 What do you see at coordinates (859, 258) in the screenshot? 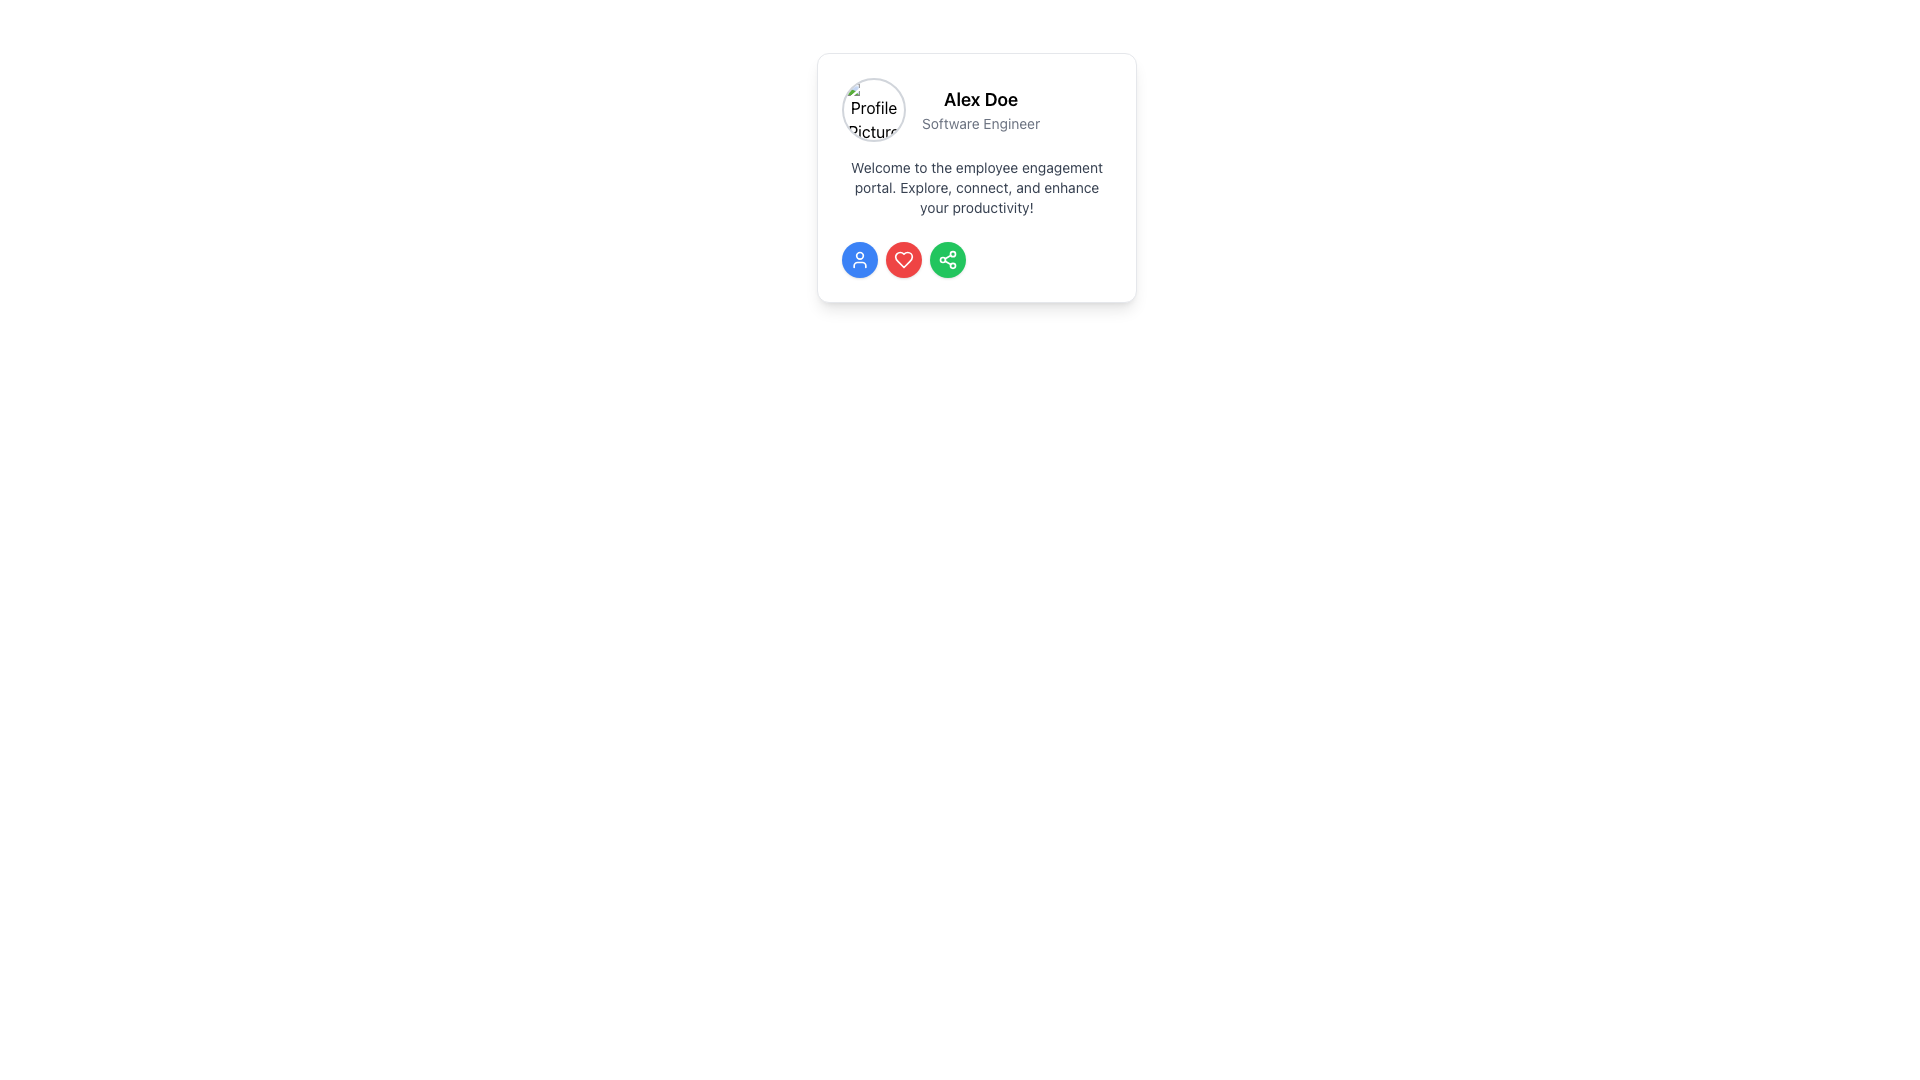
I see `the circular button with a blue background and a white user icon, located at the bottom center of the card interface` at bounding box center [859, 258].